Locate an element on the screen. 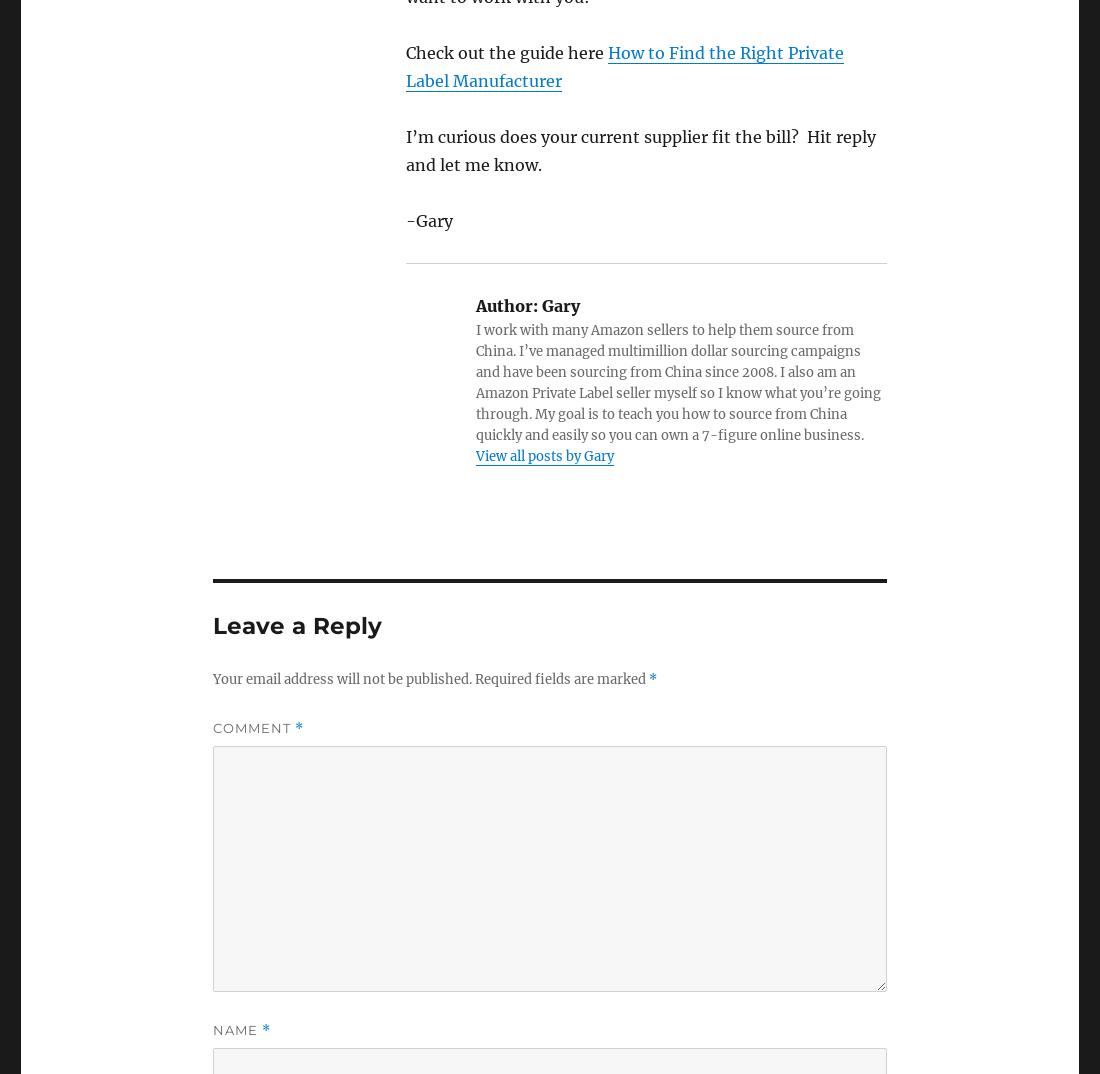  'Author:' is located at coordinates (506, 305).